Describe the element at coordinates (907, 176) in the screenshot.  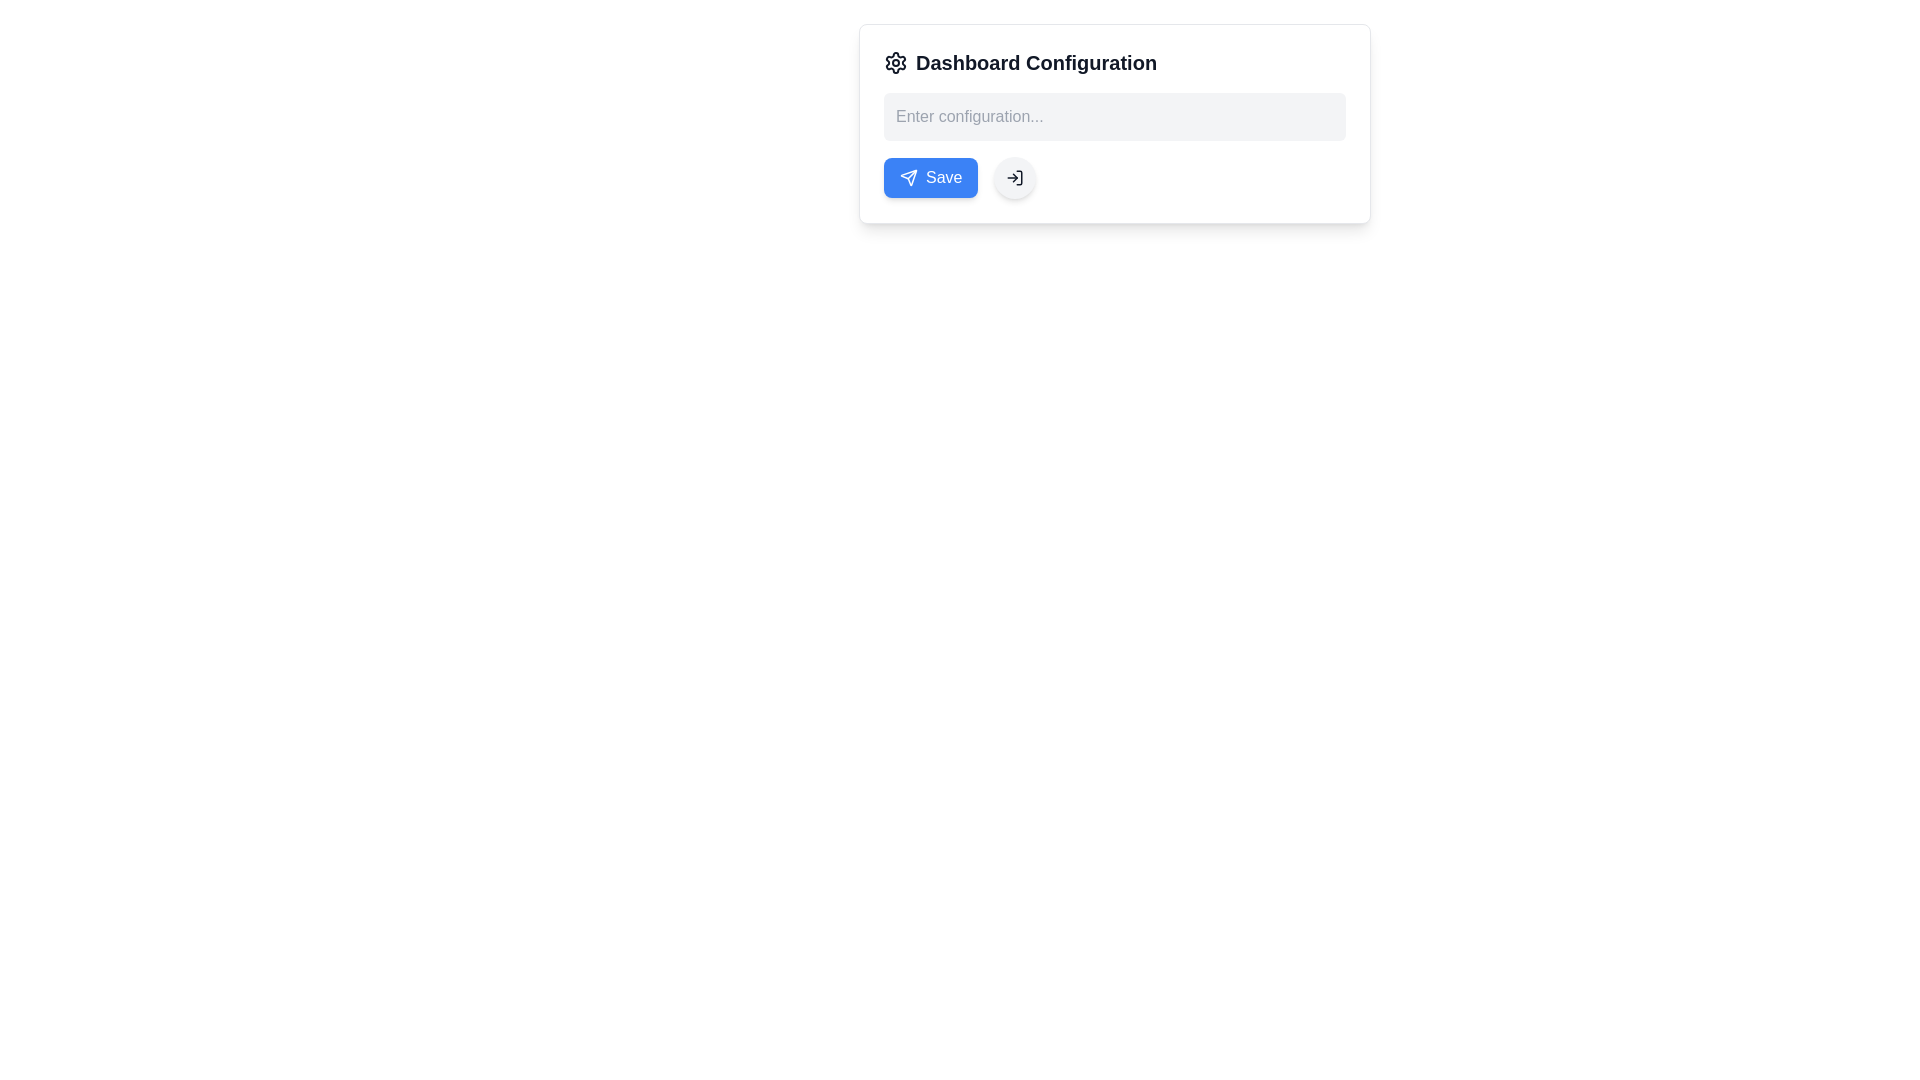
I see `the save icon located to the left of the 'Save' button in the 'Dashboard Configuration' interface` at that location.